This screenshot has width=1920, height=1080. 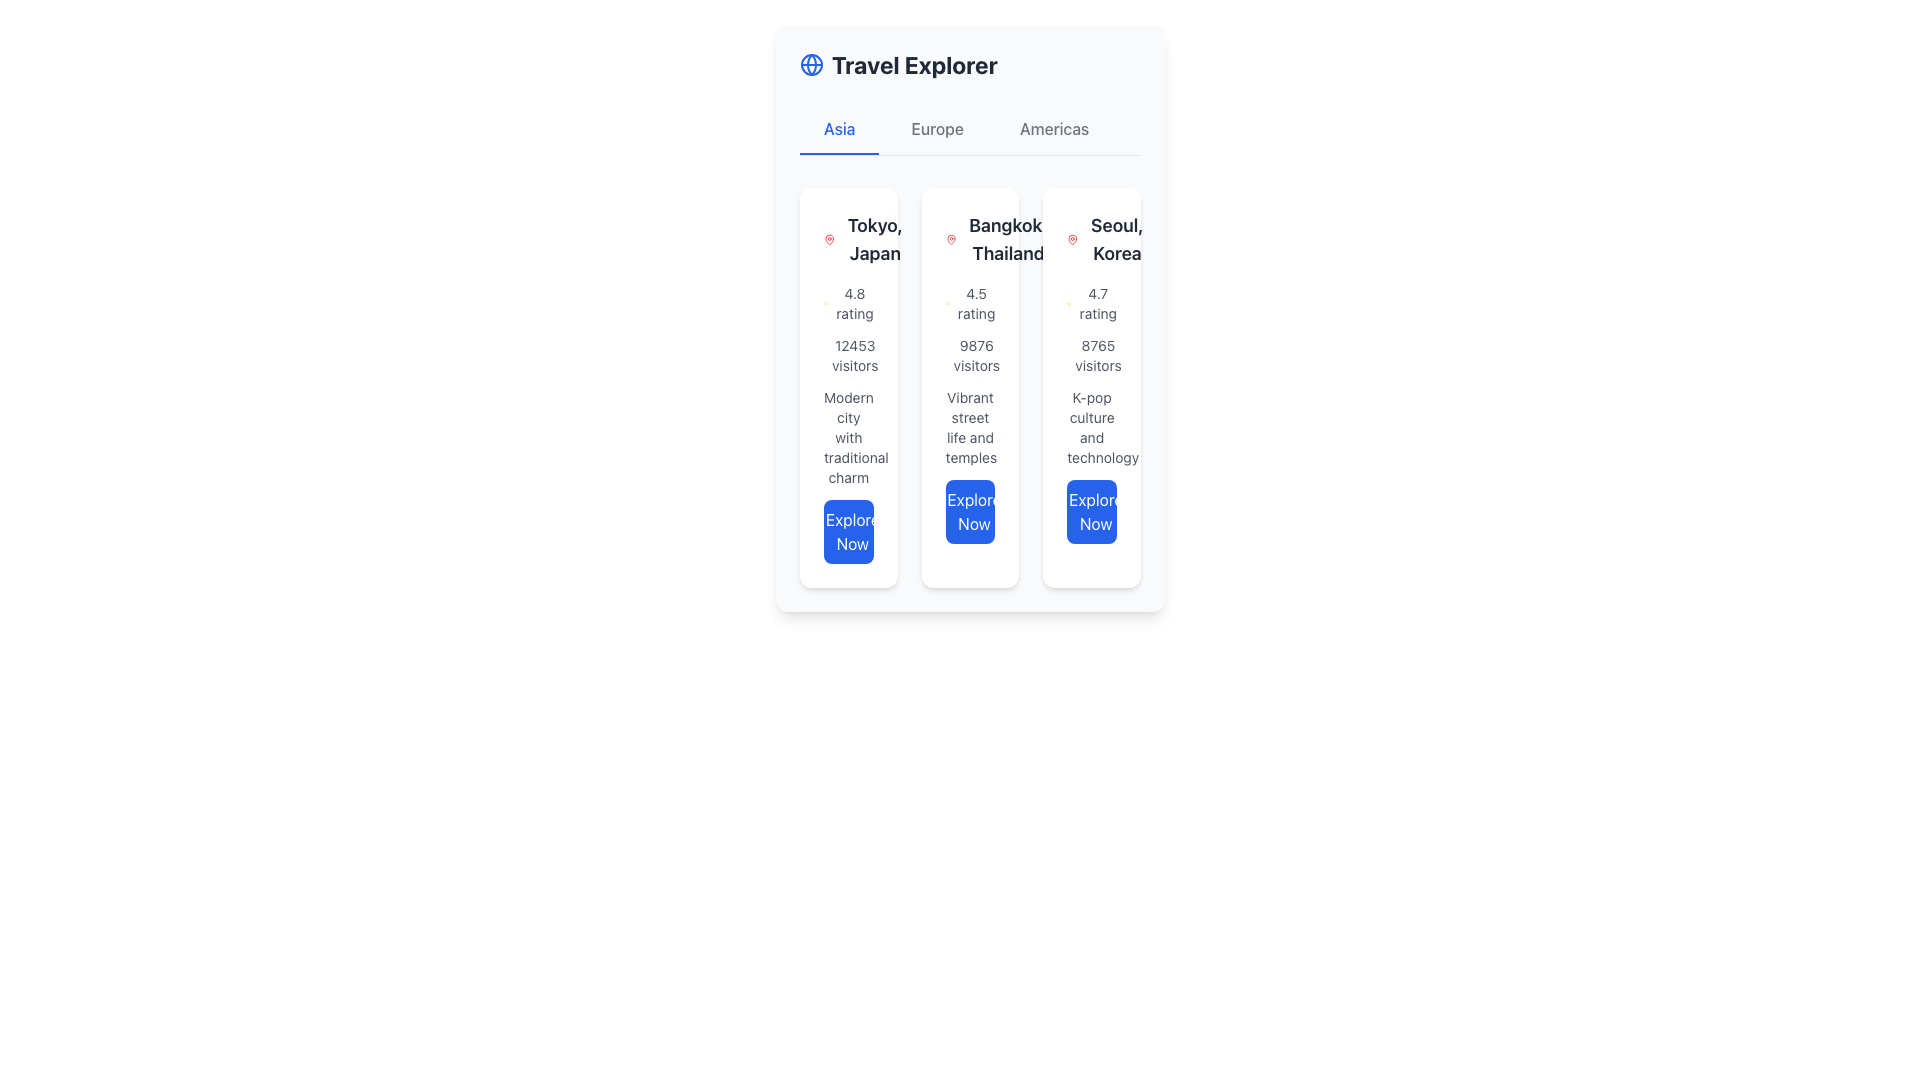 I want to click on the text label indicating 'Tokyo, Japan', which serves as the title for the card describing this location, positioned at the top section of the card layout, so click(x=848, y=238).